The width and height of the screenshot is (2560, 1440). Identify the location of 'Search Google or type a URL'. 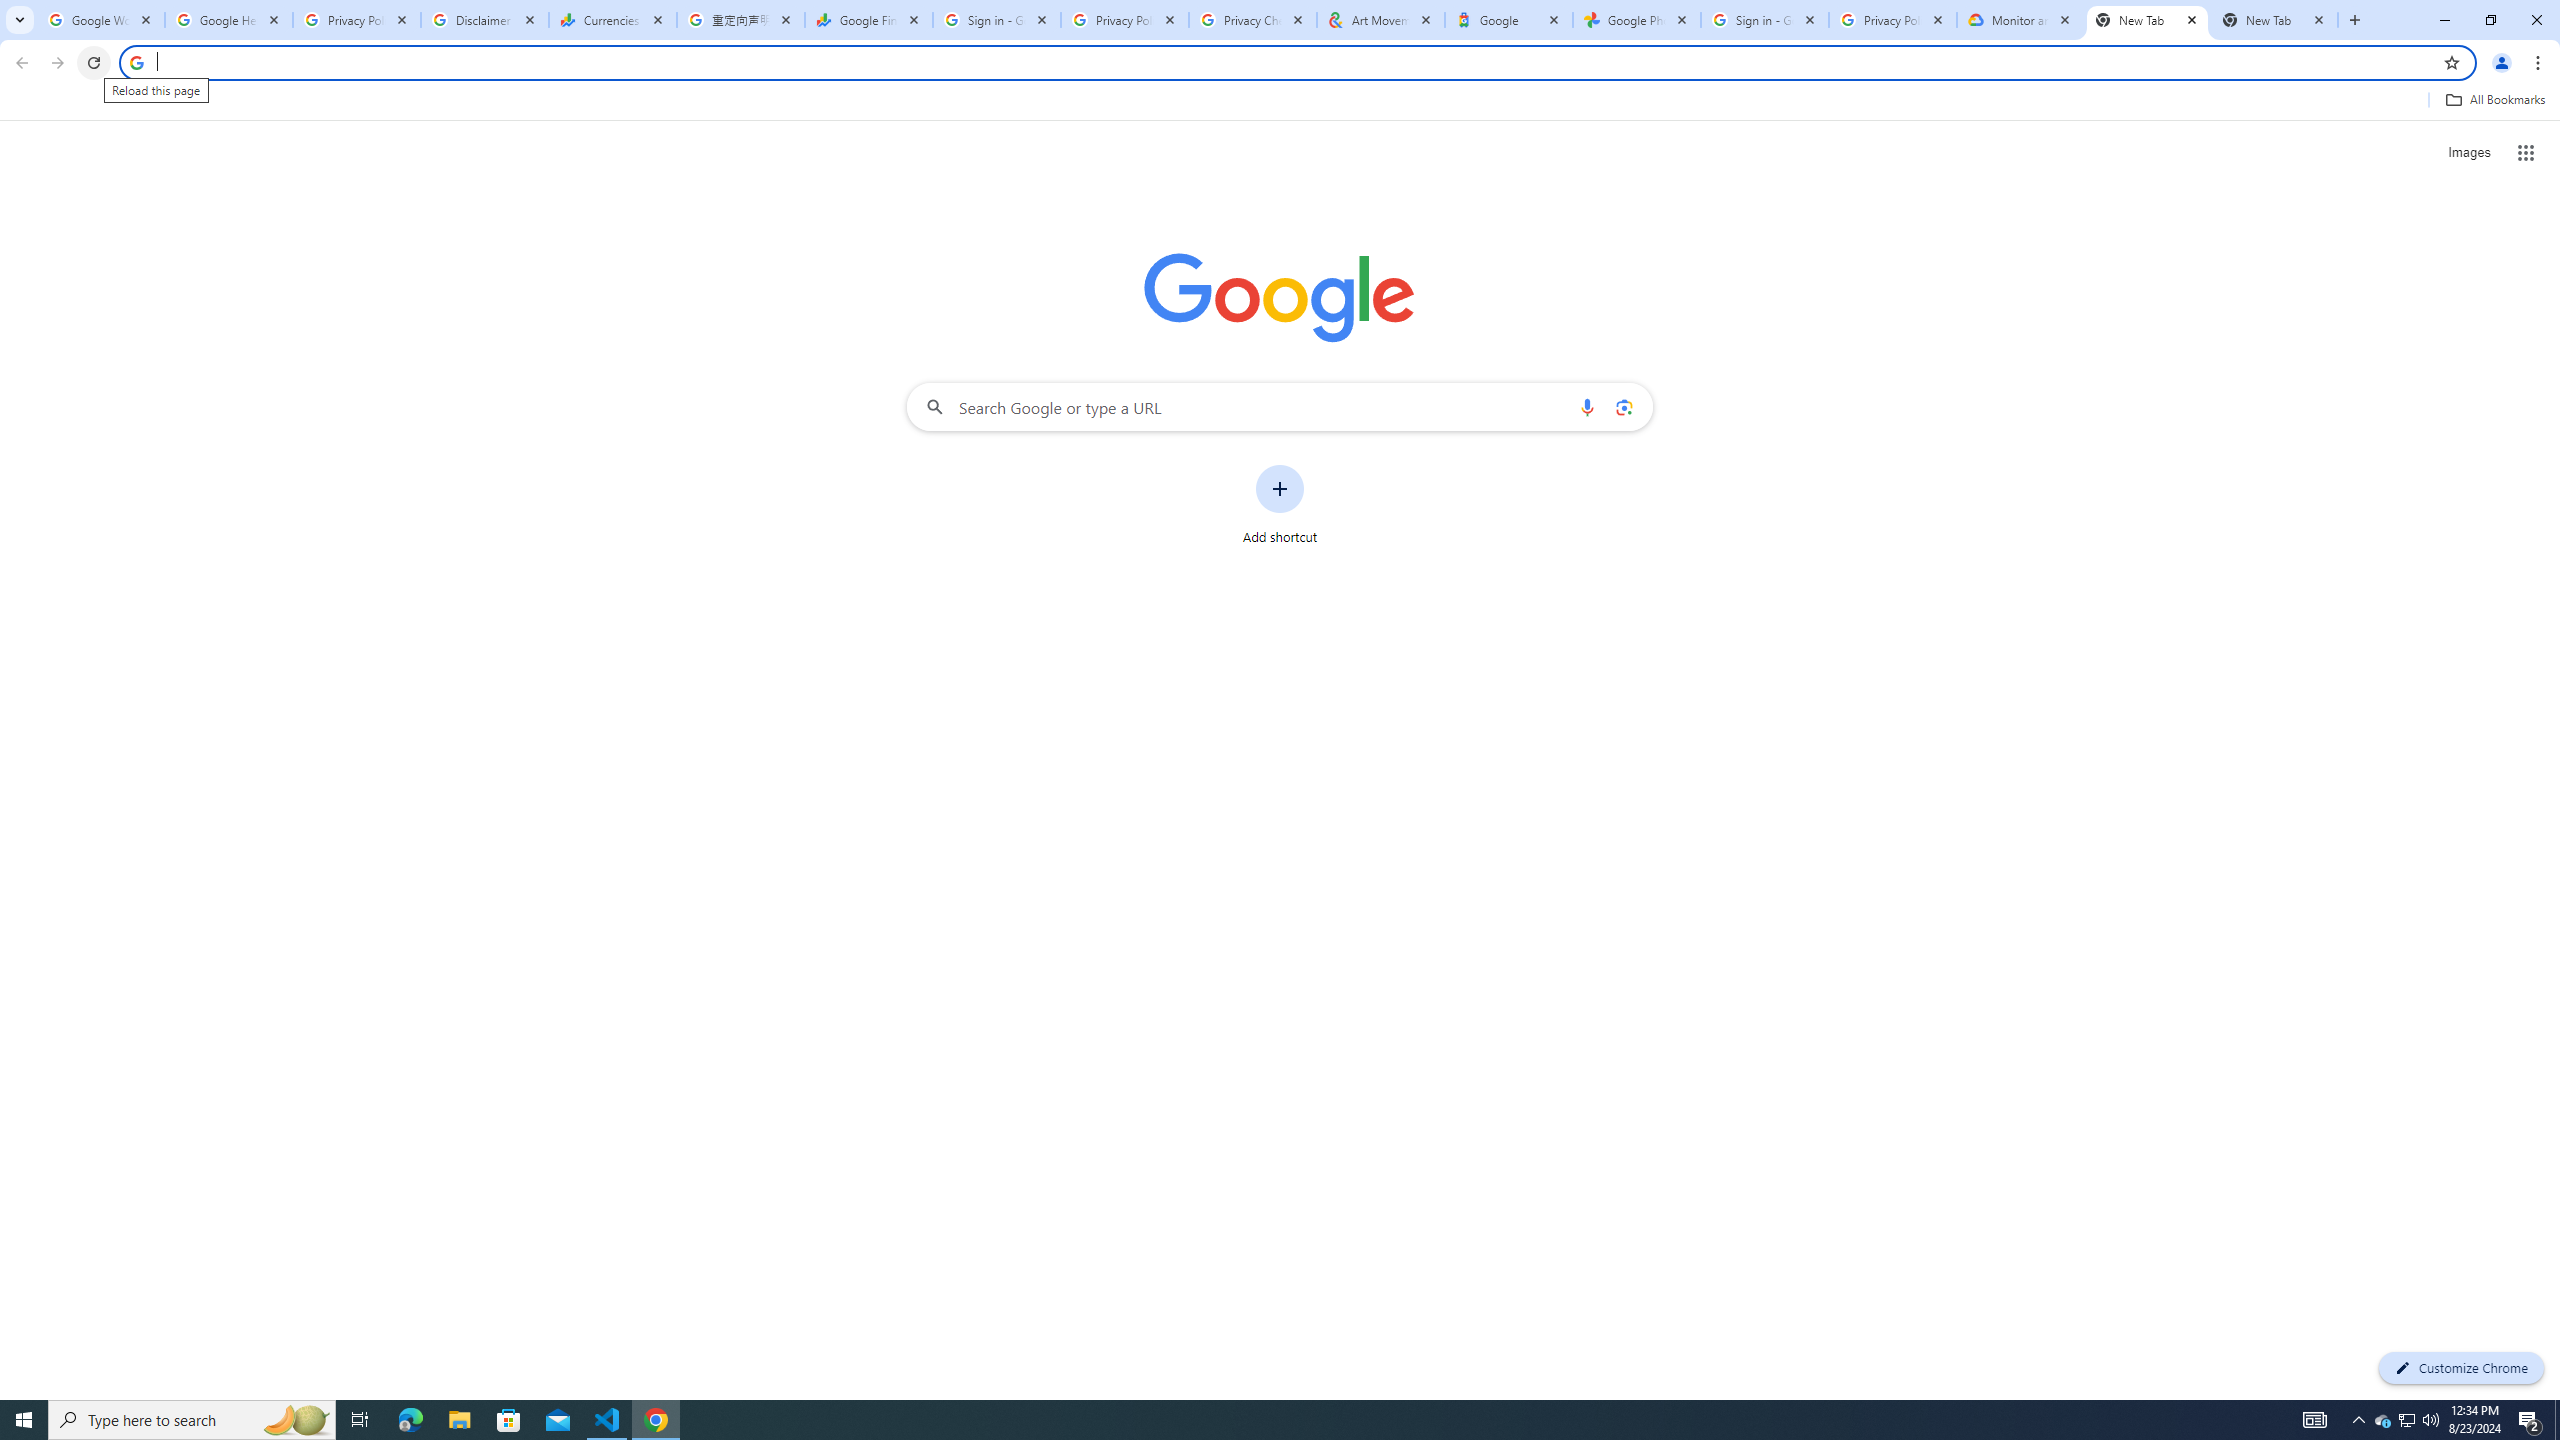
(1280, 405).